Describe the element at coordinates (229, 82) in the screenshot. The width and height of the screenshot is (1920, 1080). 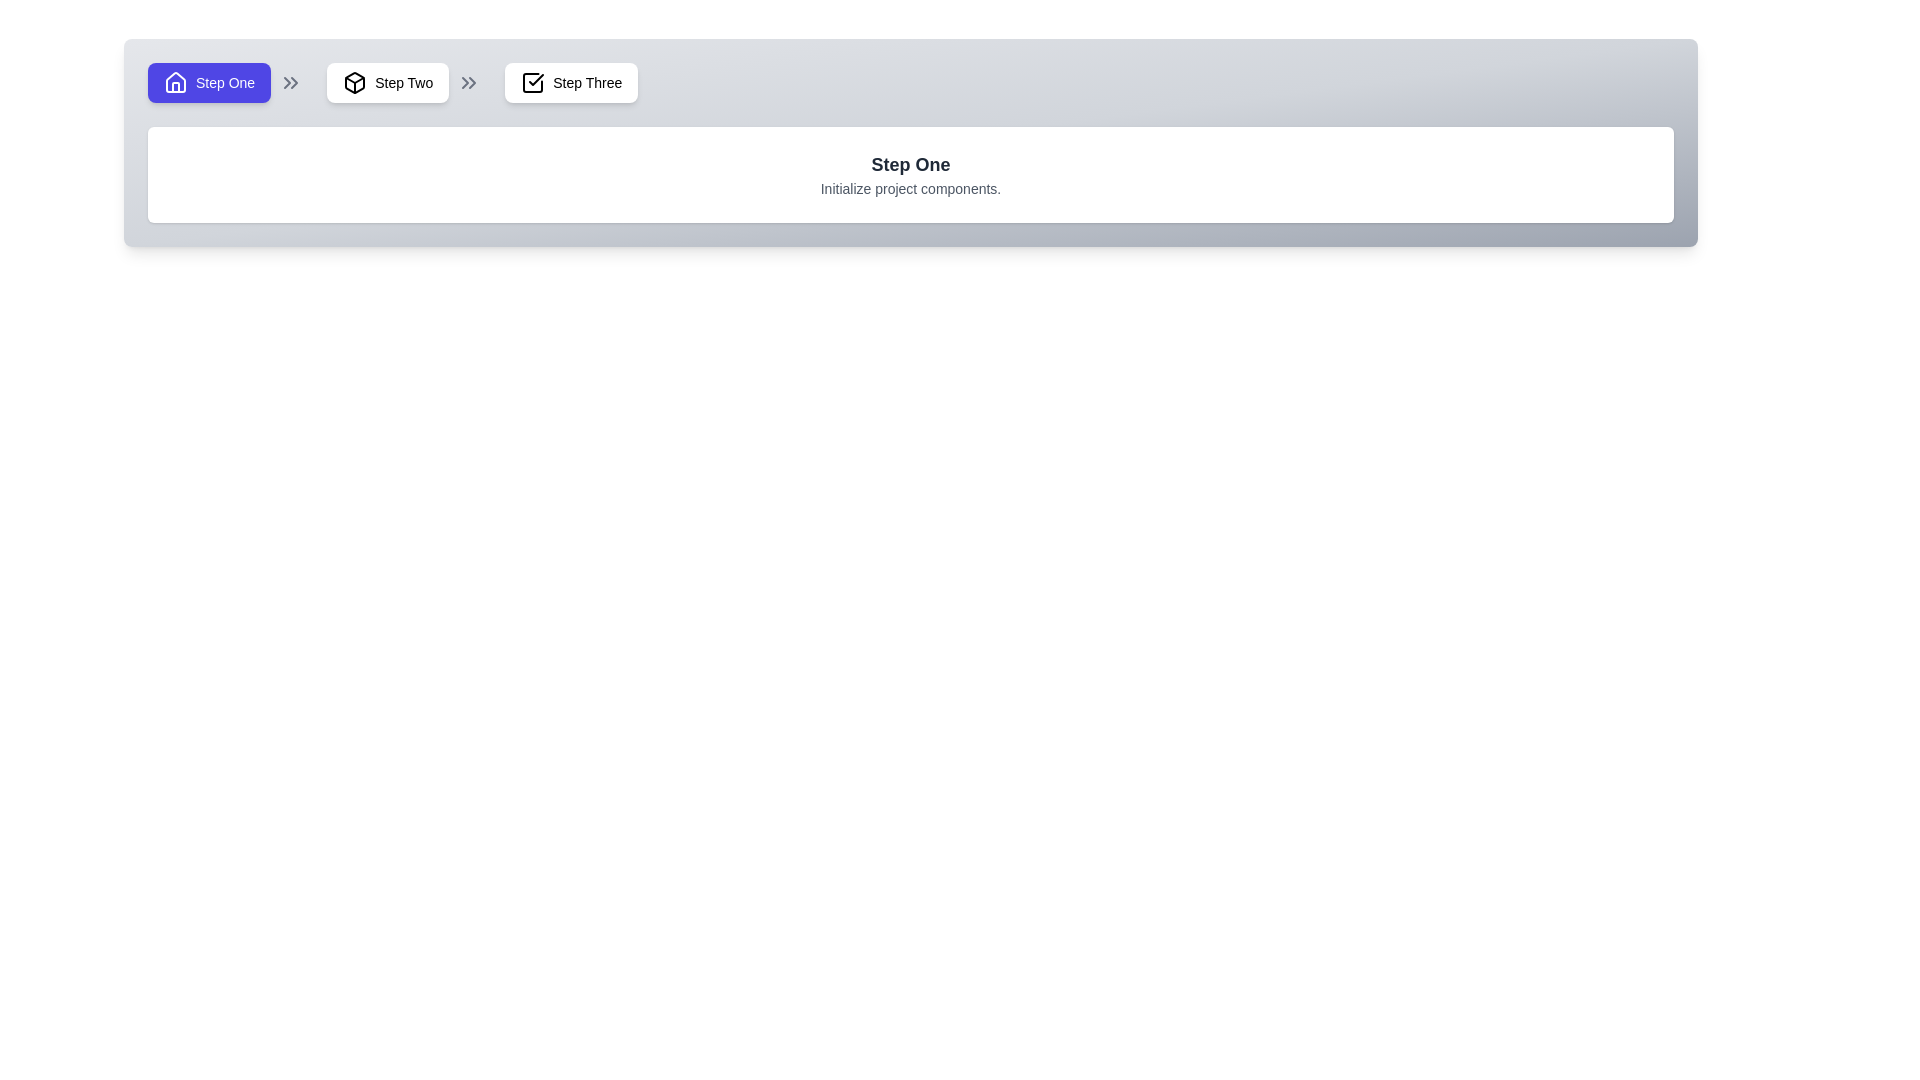
I see `the 'Step One' button located at the top-left of the interface` at that location.